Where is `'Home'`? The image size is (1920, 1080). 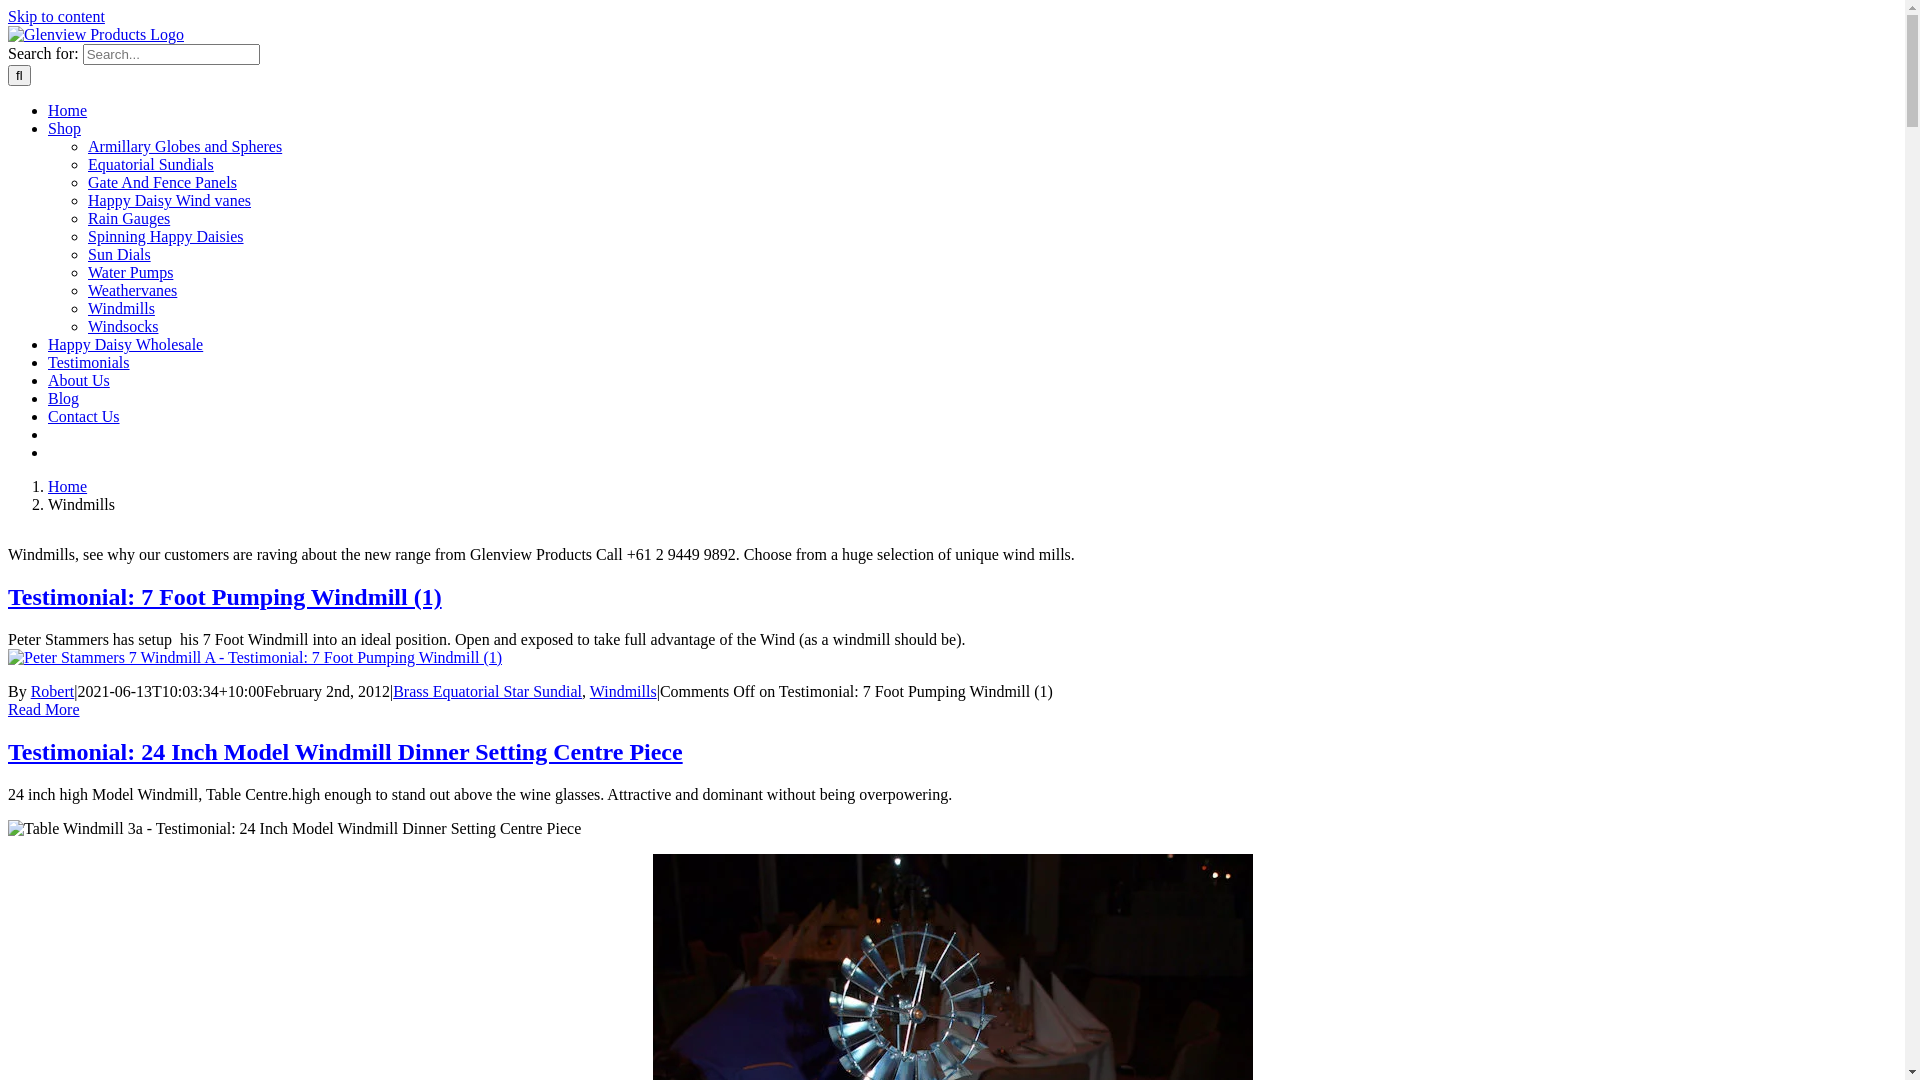
'Home' is located at coordinates (67, 110).